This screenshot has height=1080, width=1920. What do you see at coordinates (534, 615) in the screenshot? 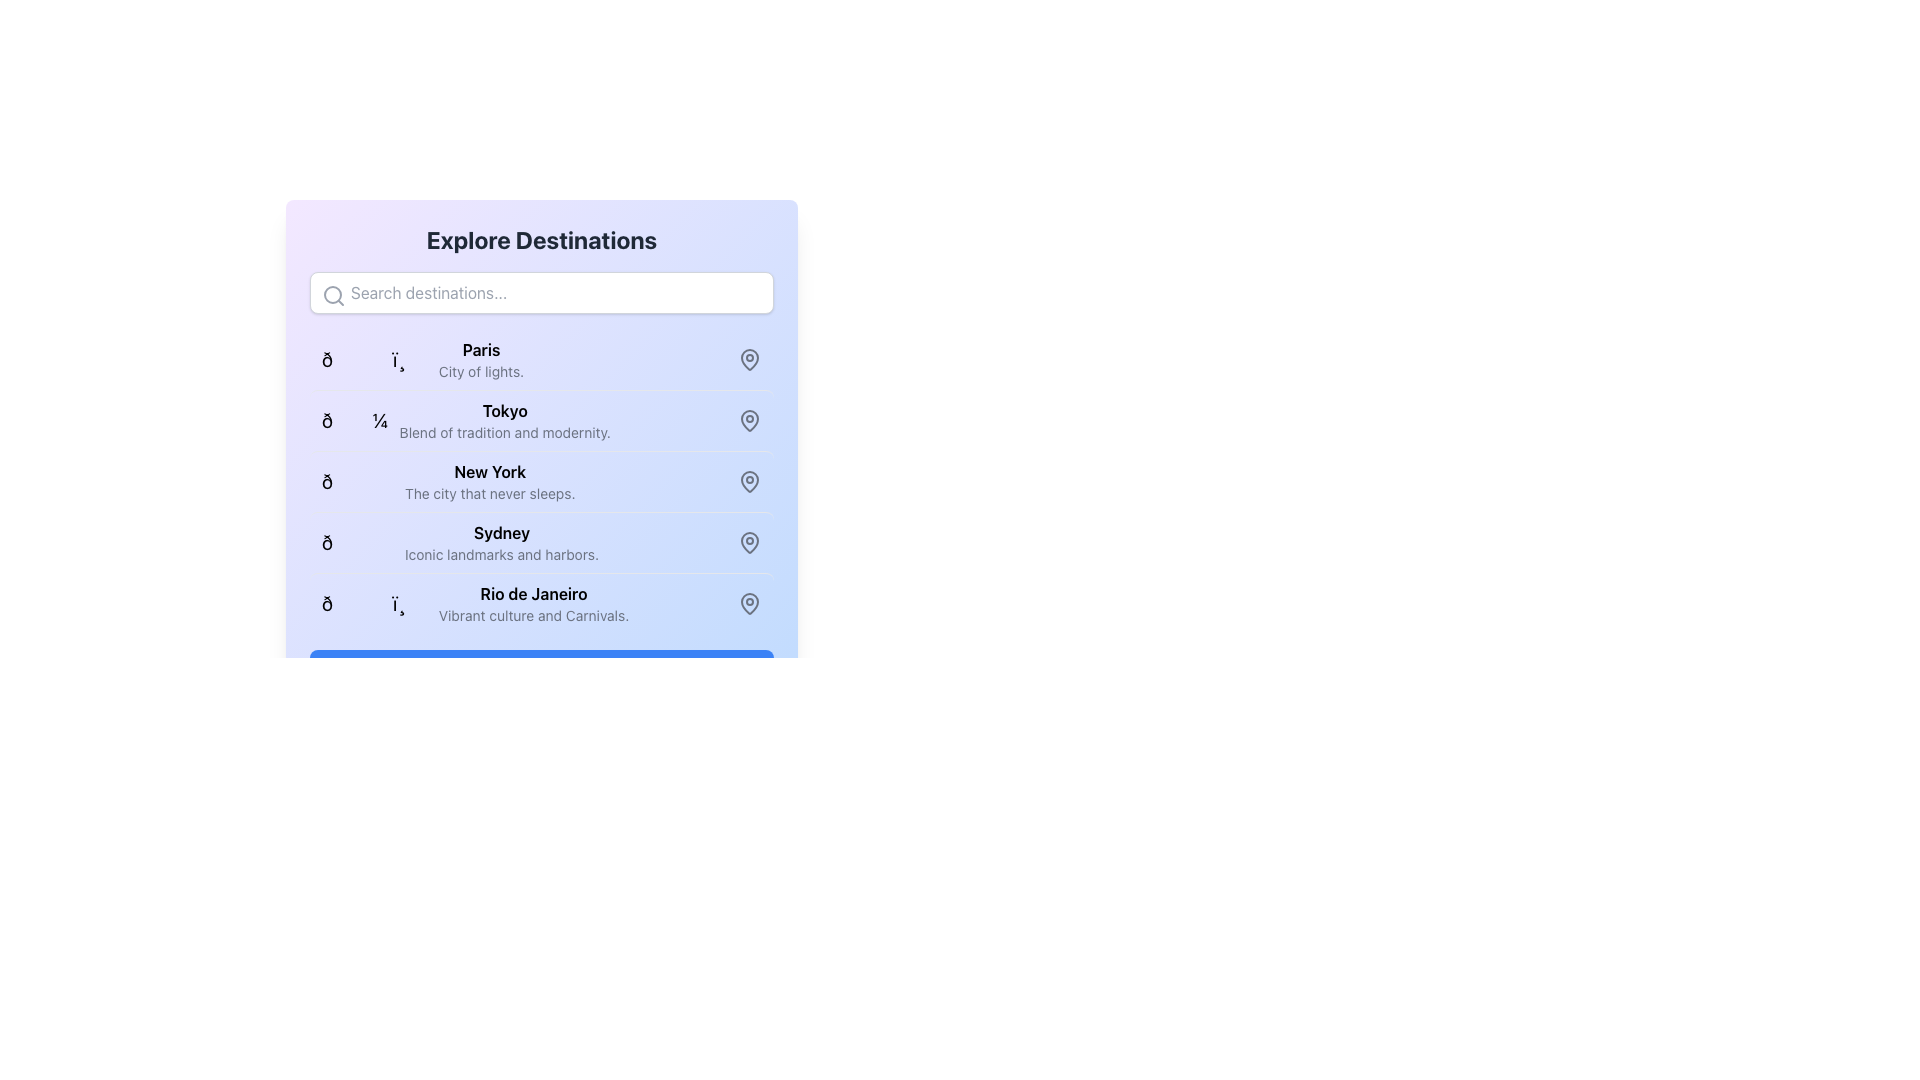
I see `the static text label displaying 'Vibrant culture and Carnivals.' located beneath the heading 'Rio de Janeiro' in the UI layout` at bounding box center [534, 615].